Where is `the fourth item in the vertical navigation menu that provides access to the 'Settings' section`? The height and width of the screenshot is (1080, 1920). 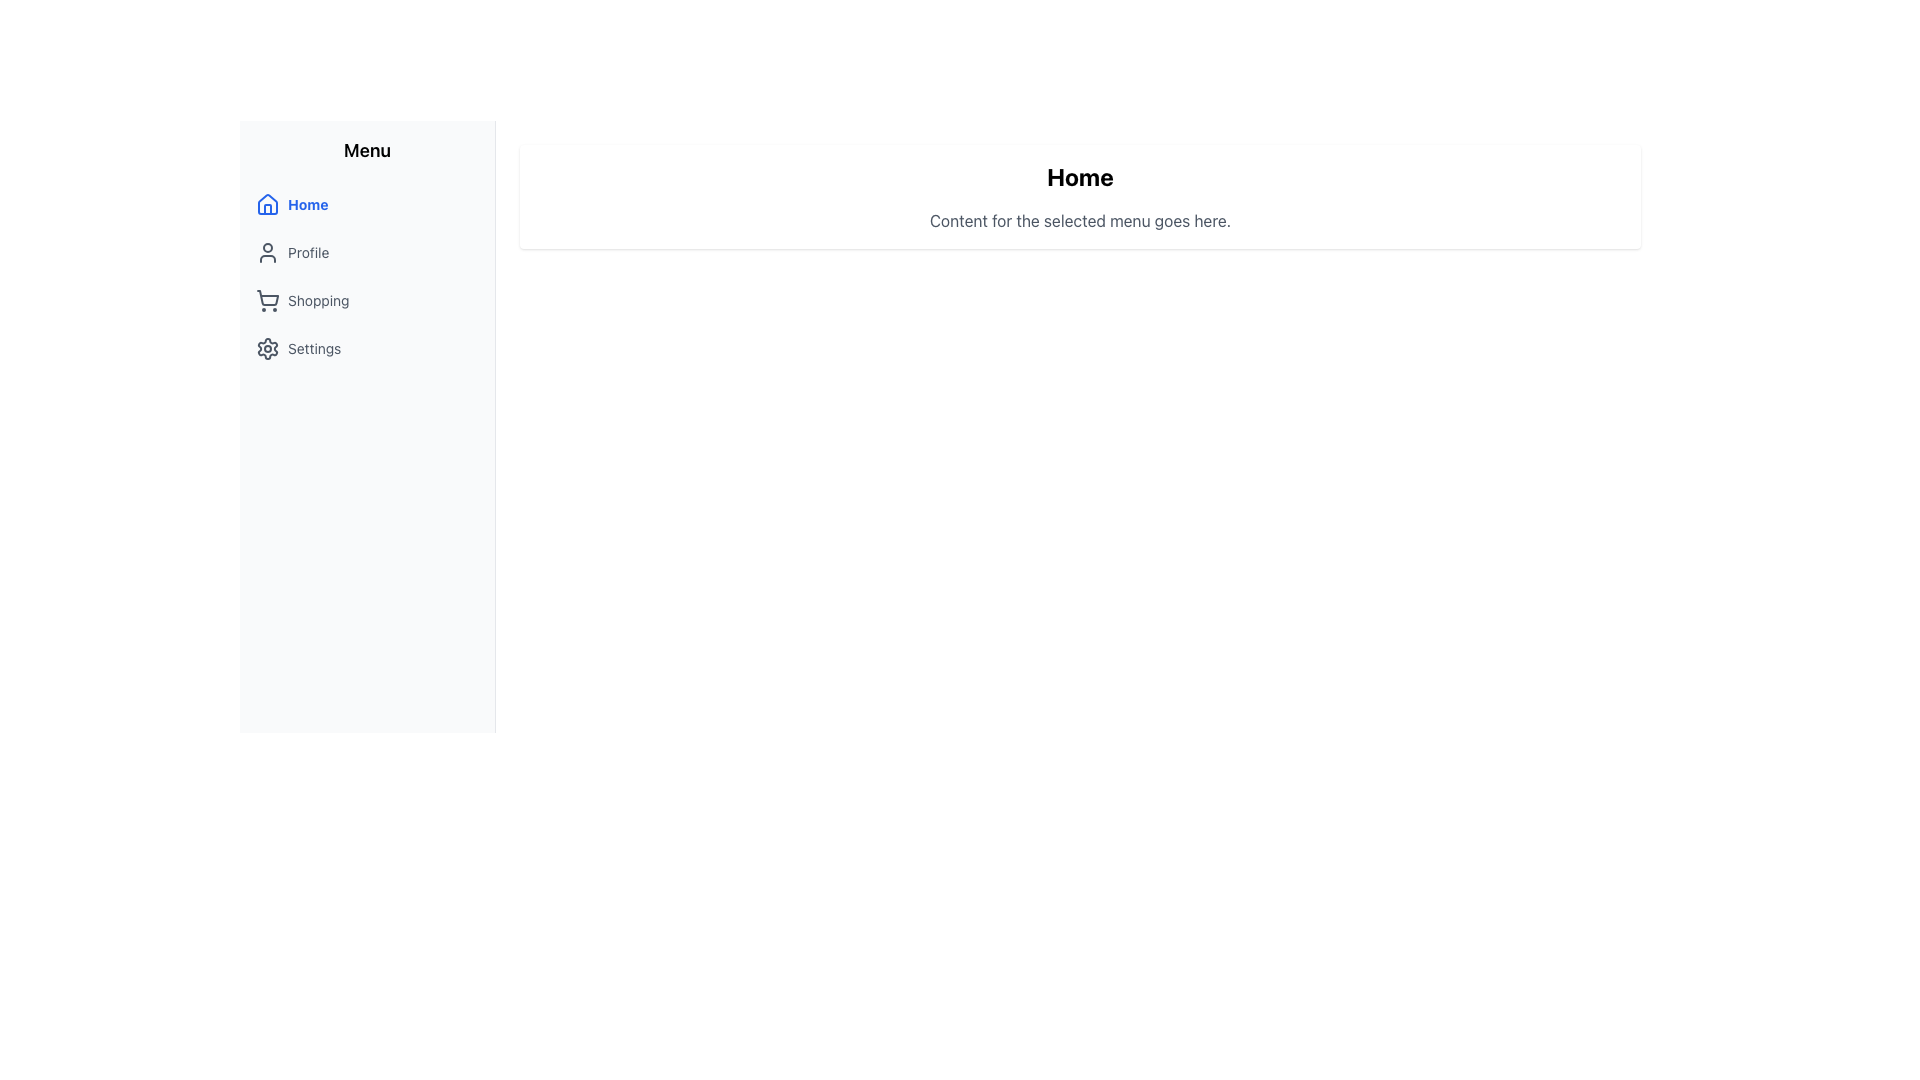
the fourth item in the vertical navigation menu that provides access to the 'Settings' section is located at coordinates (367, 347).